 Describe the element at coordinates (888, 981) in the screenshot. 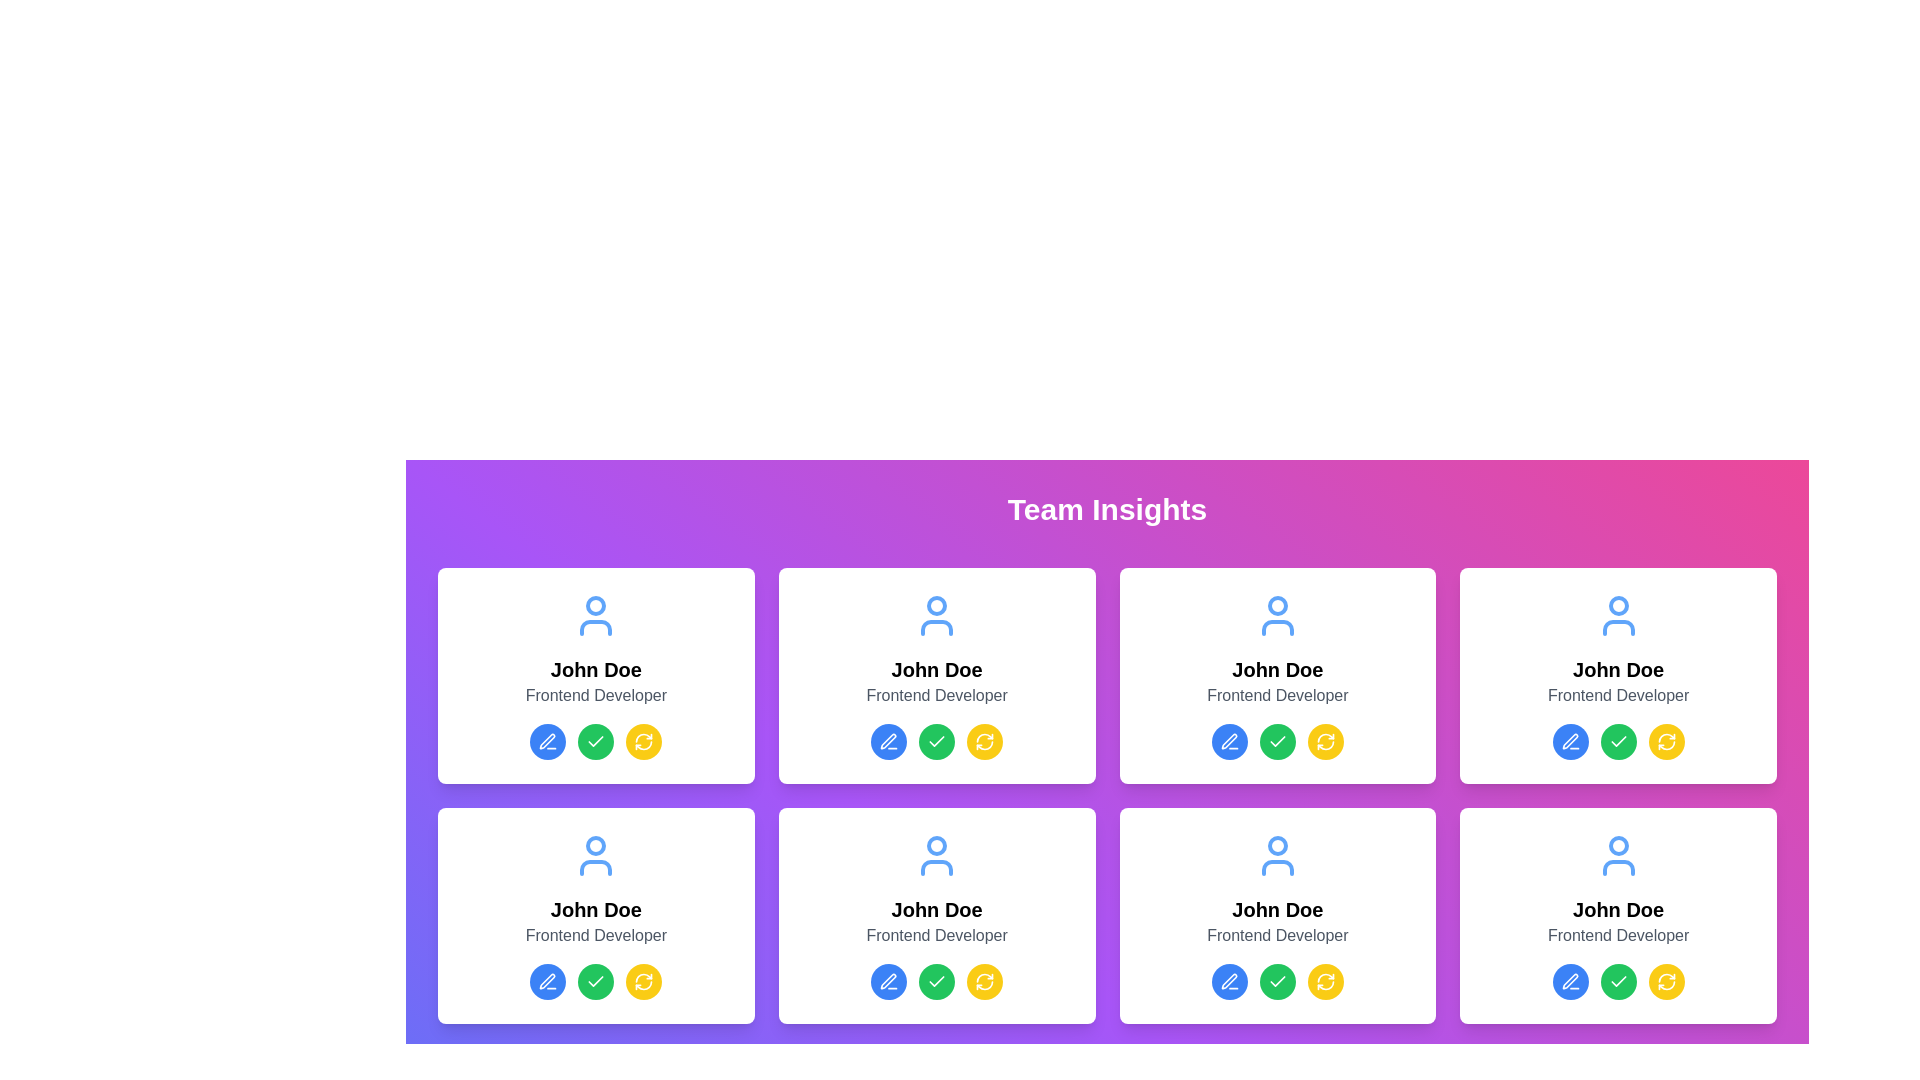

I see `the first button in the bottom-left card of the grid layout` at that location.